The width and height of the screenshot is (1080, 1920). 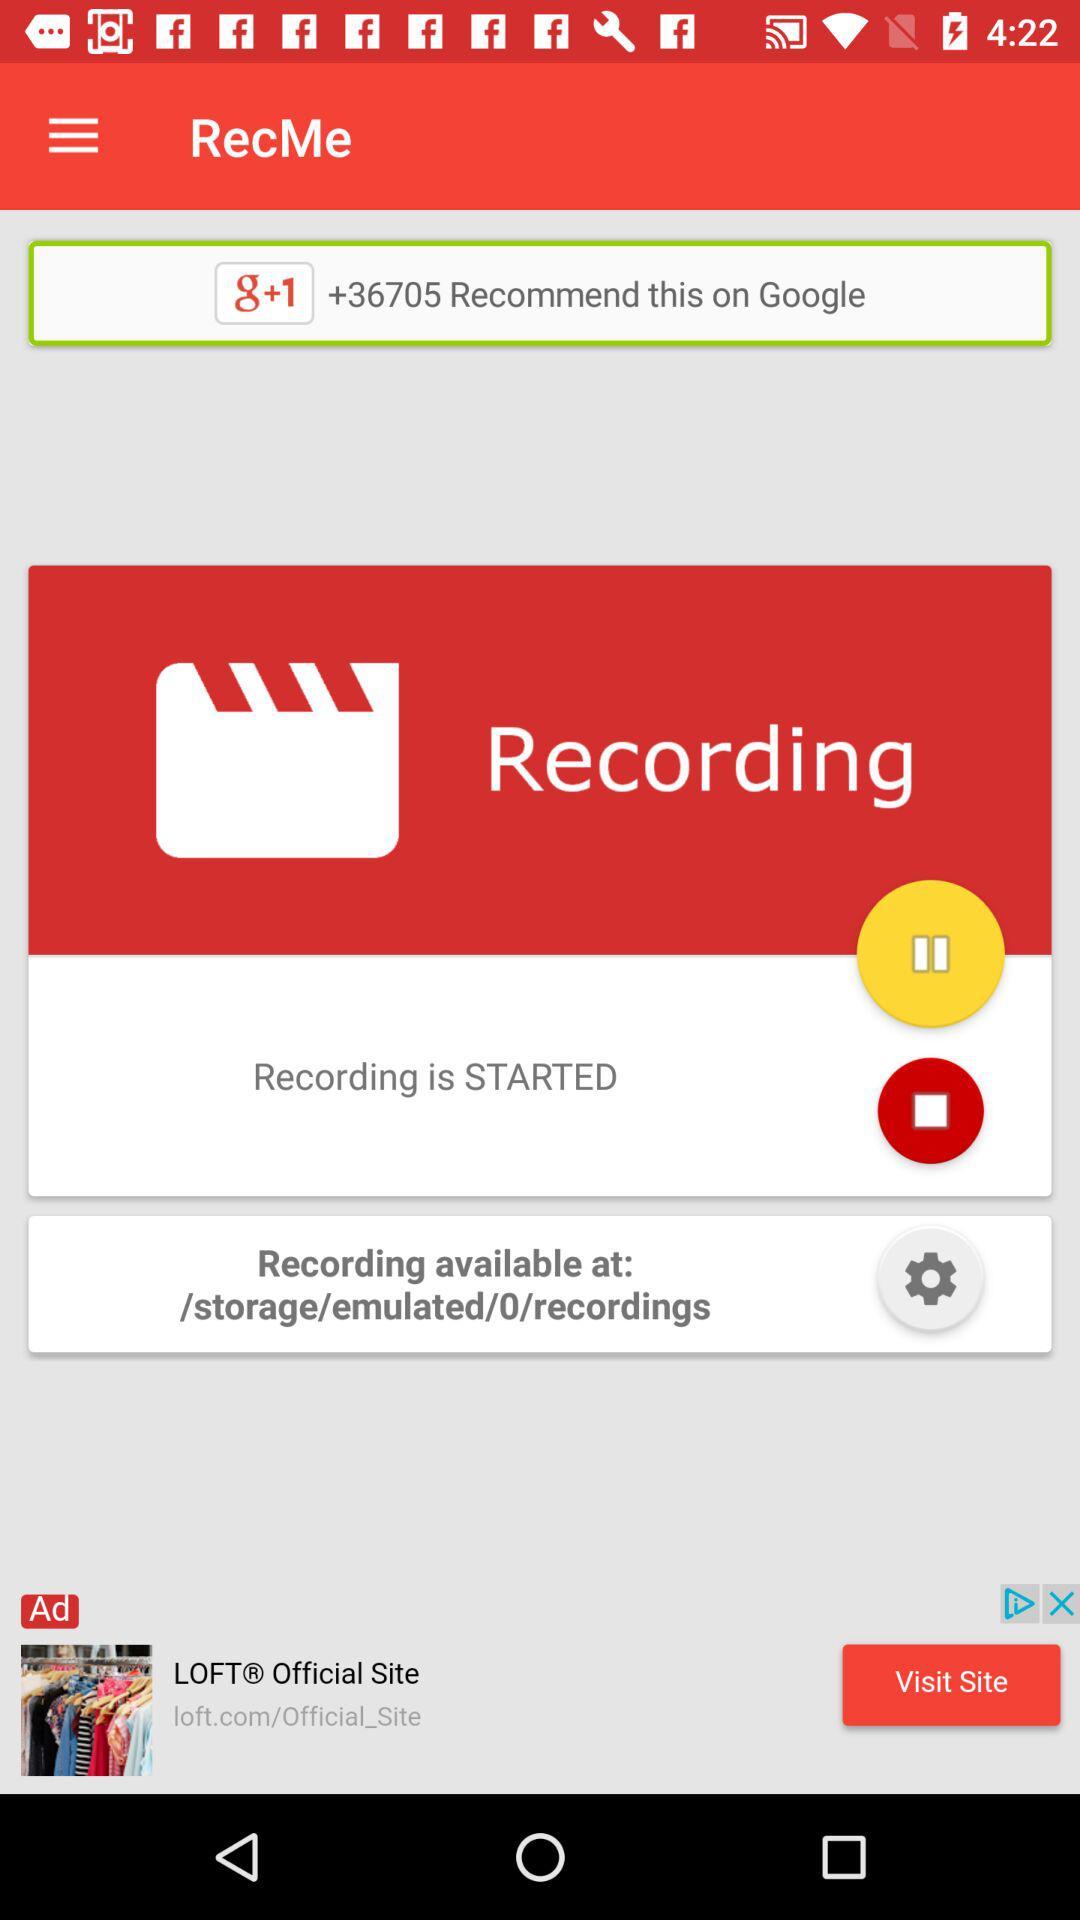 I want to click on open settings, so click(x=930, y=1283).